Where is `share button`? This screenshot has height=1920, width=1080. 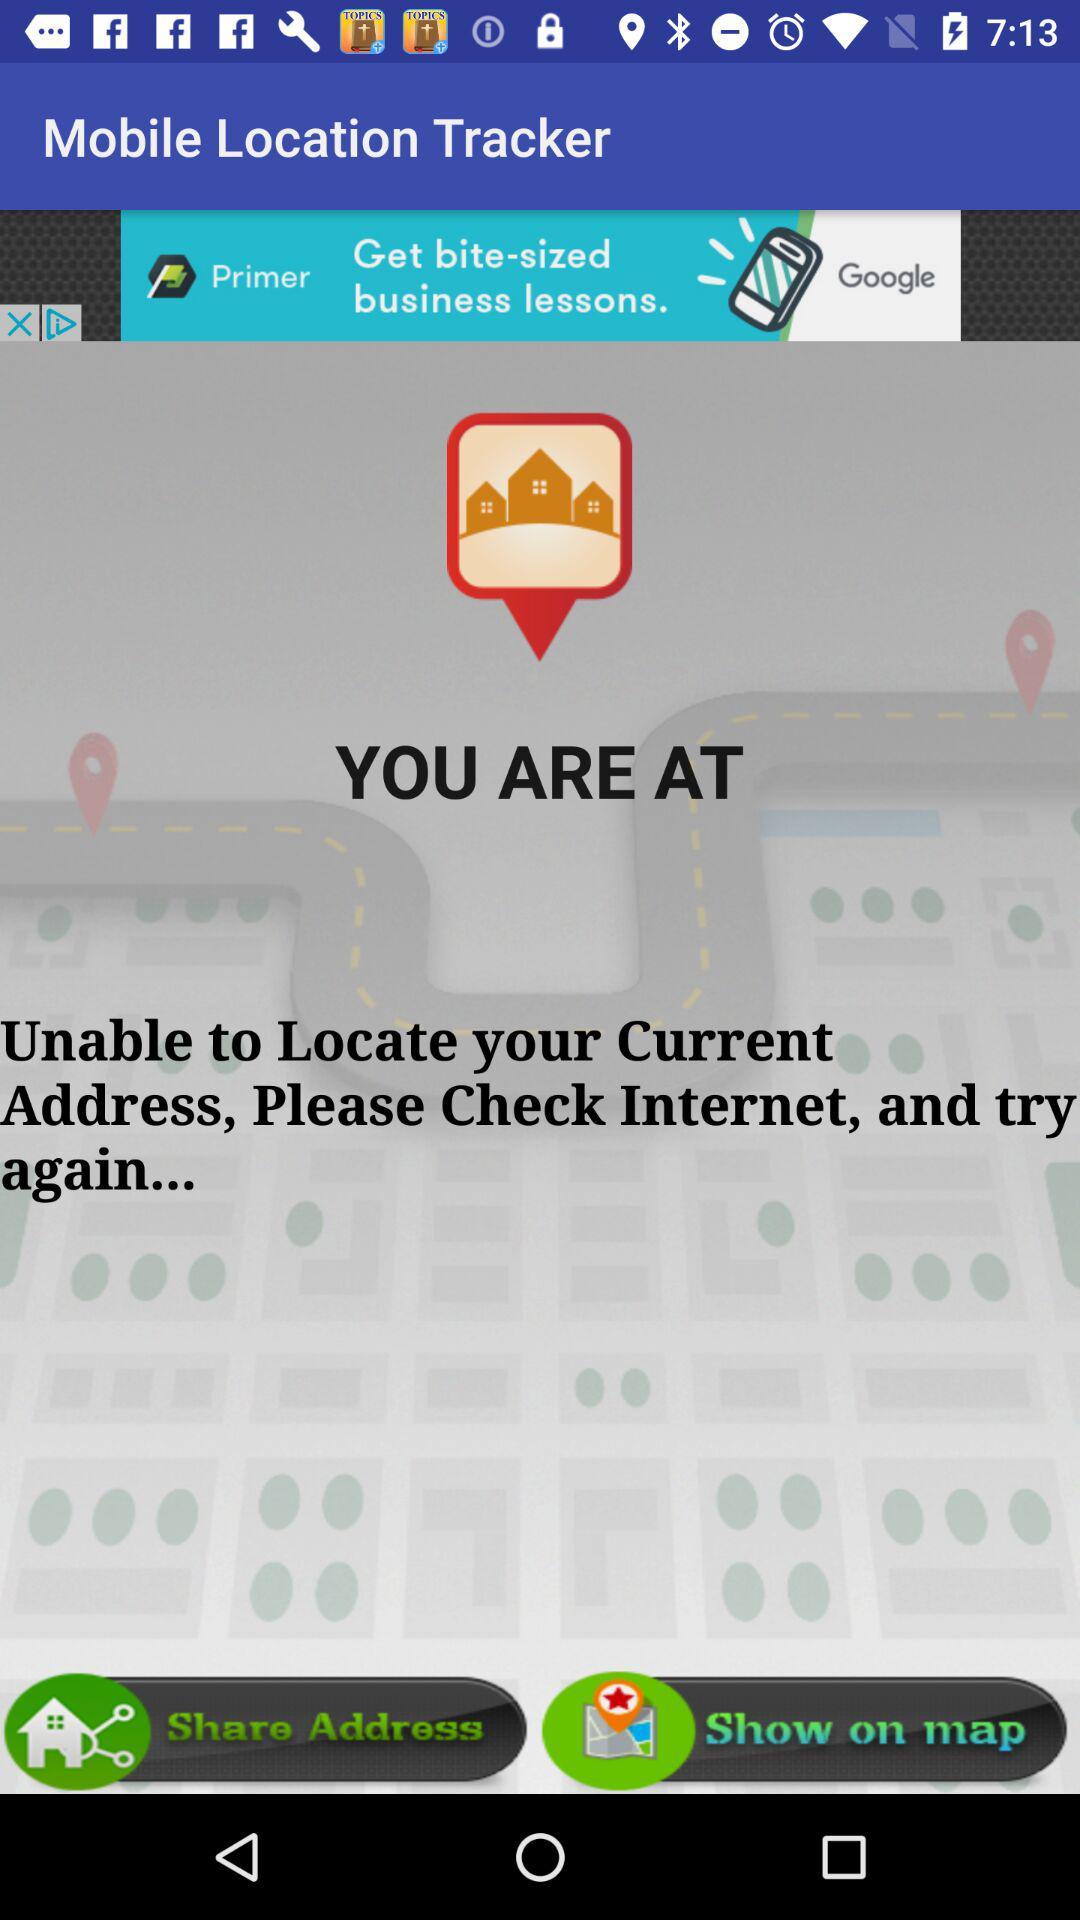
share button is located at coordinates (270, 1730).